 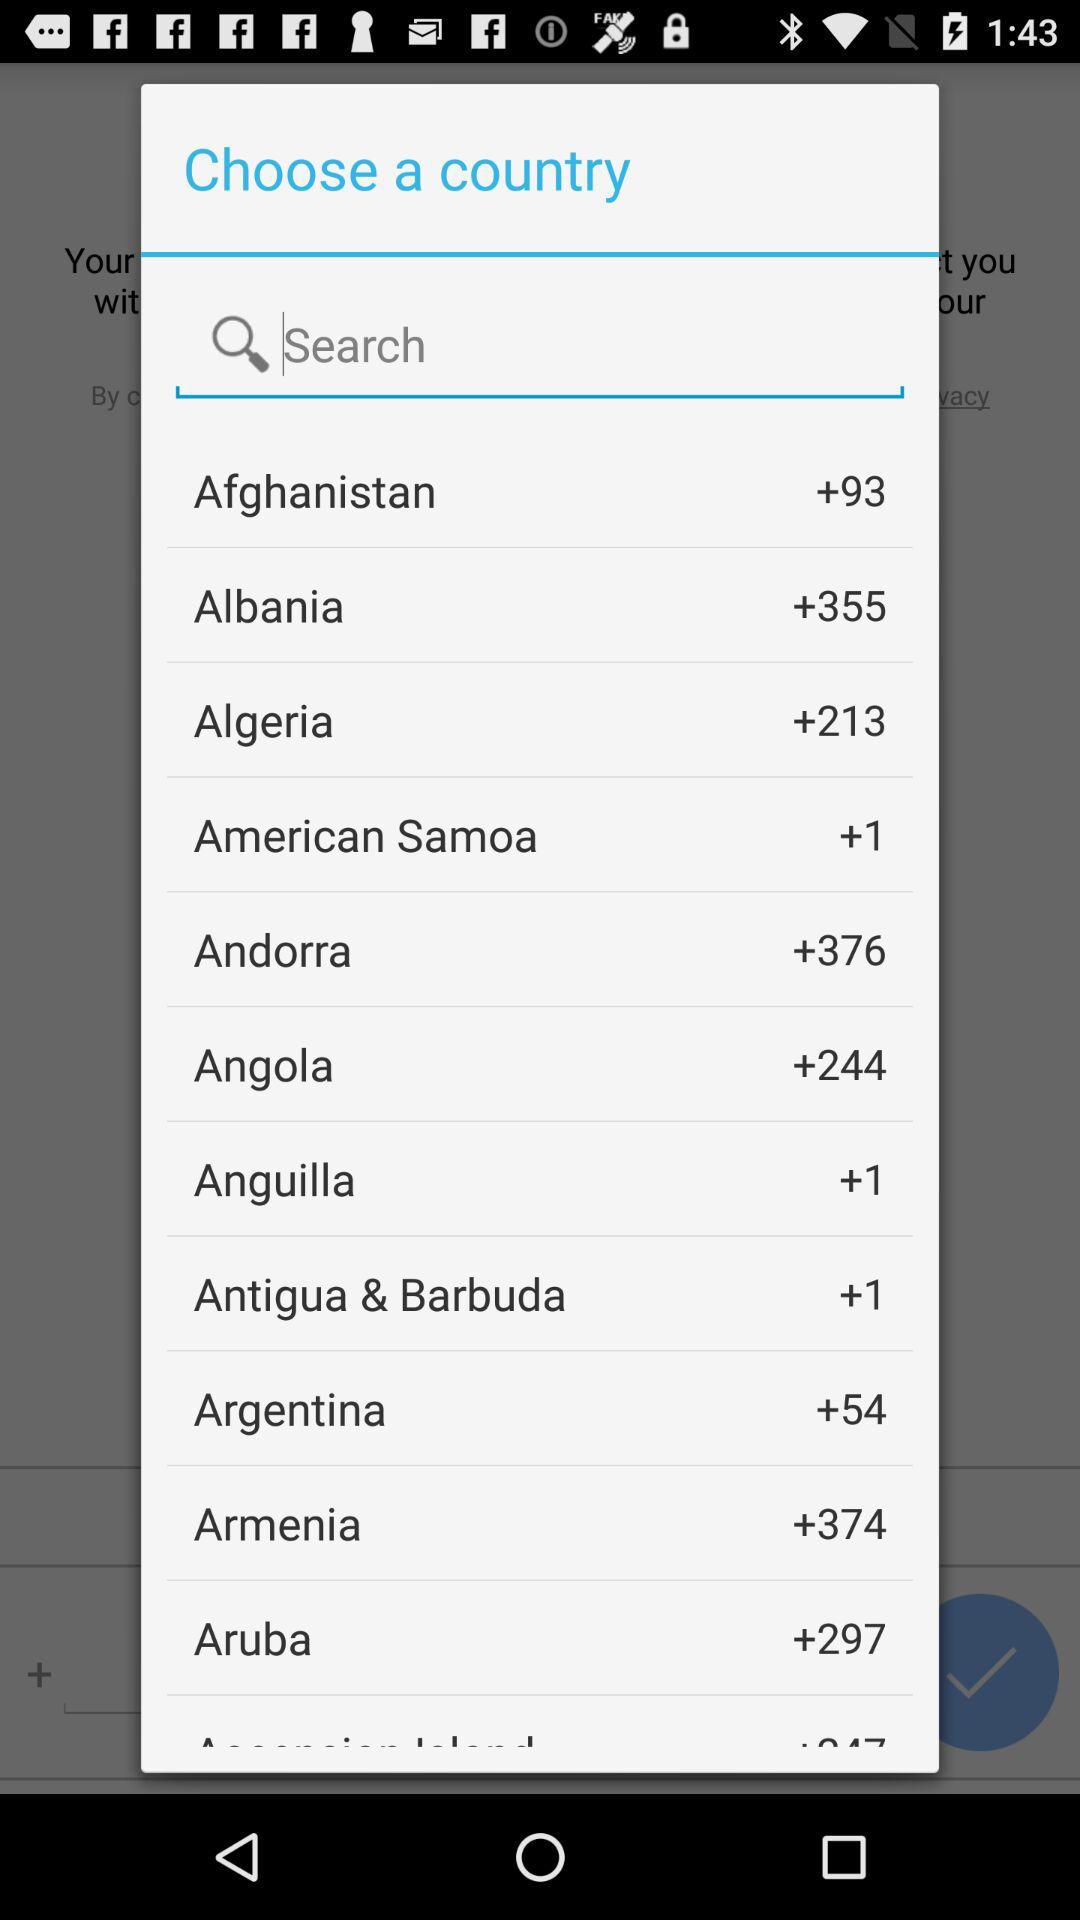 I want to click on icon above +213 app, so click(x=839, y=603).